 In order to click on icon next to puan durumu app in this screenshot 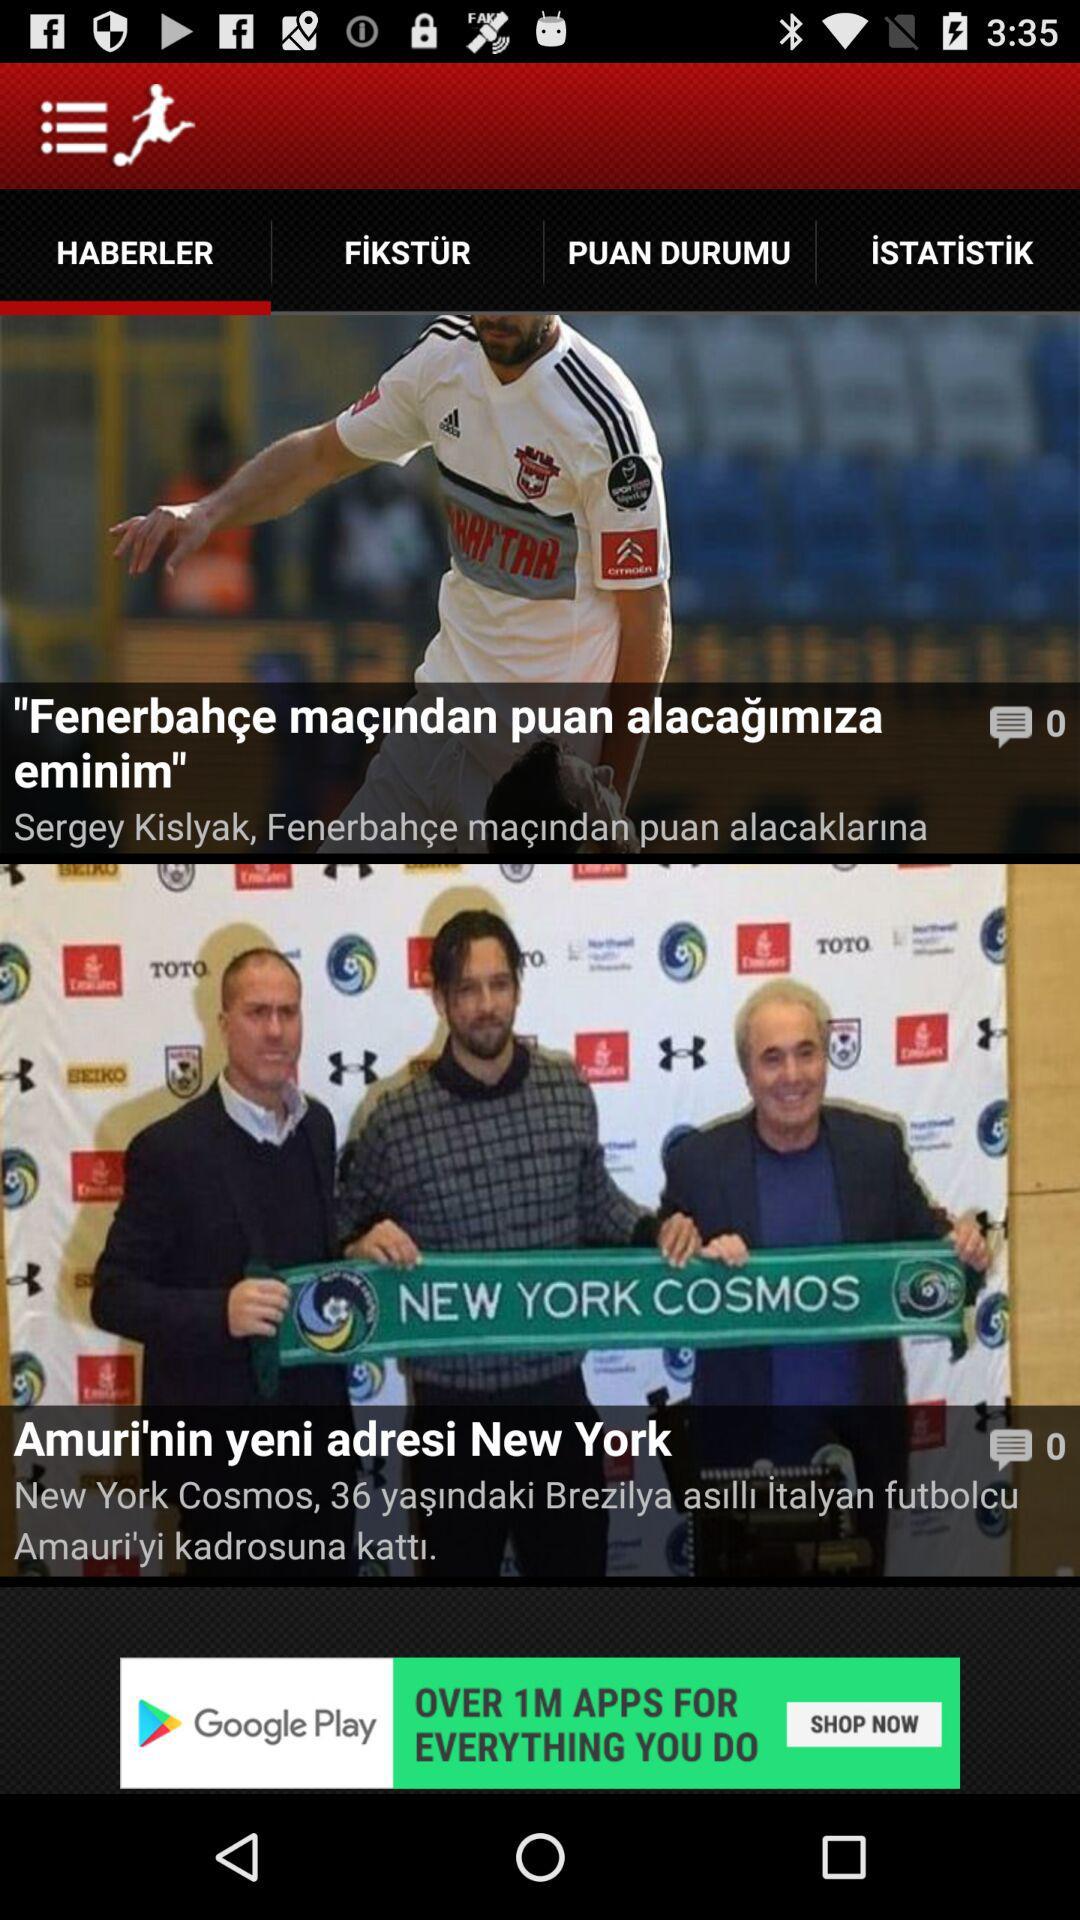, I will do `click(947, 251)`.